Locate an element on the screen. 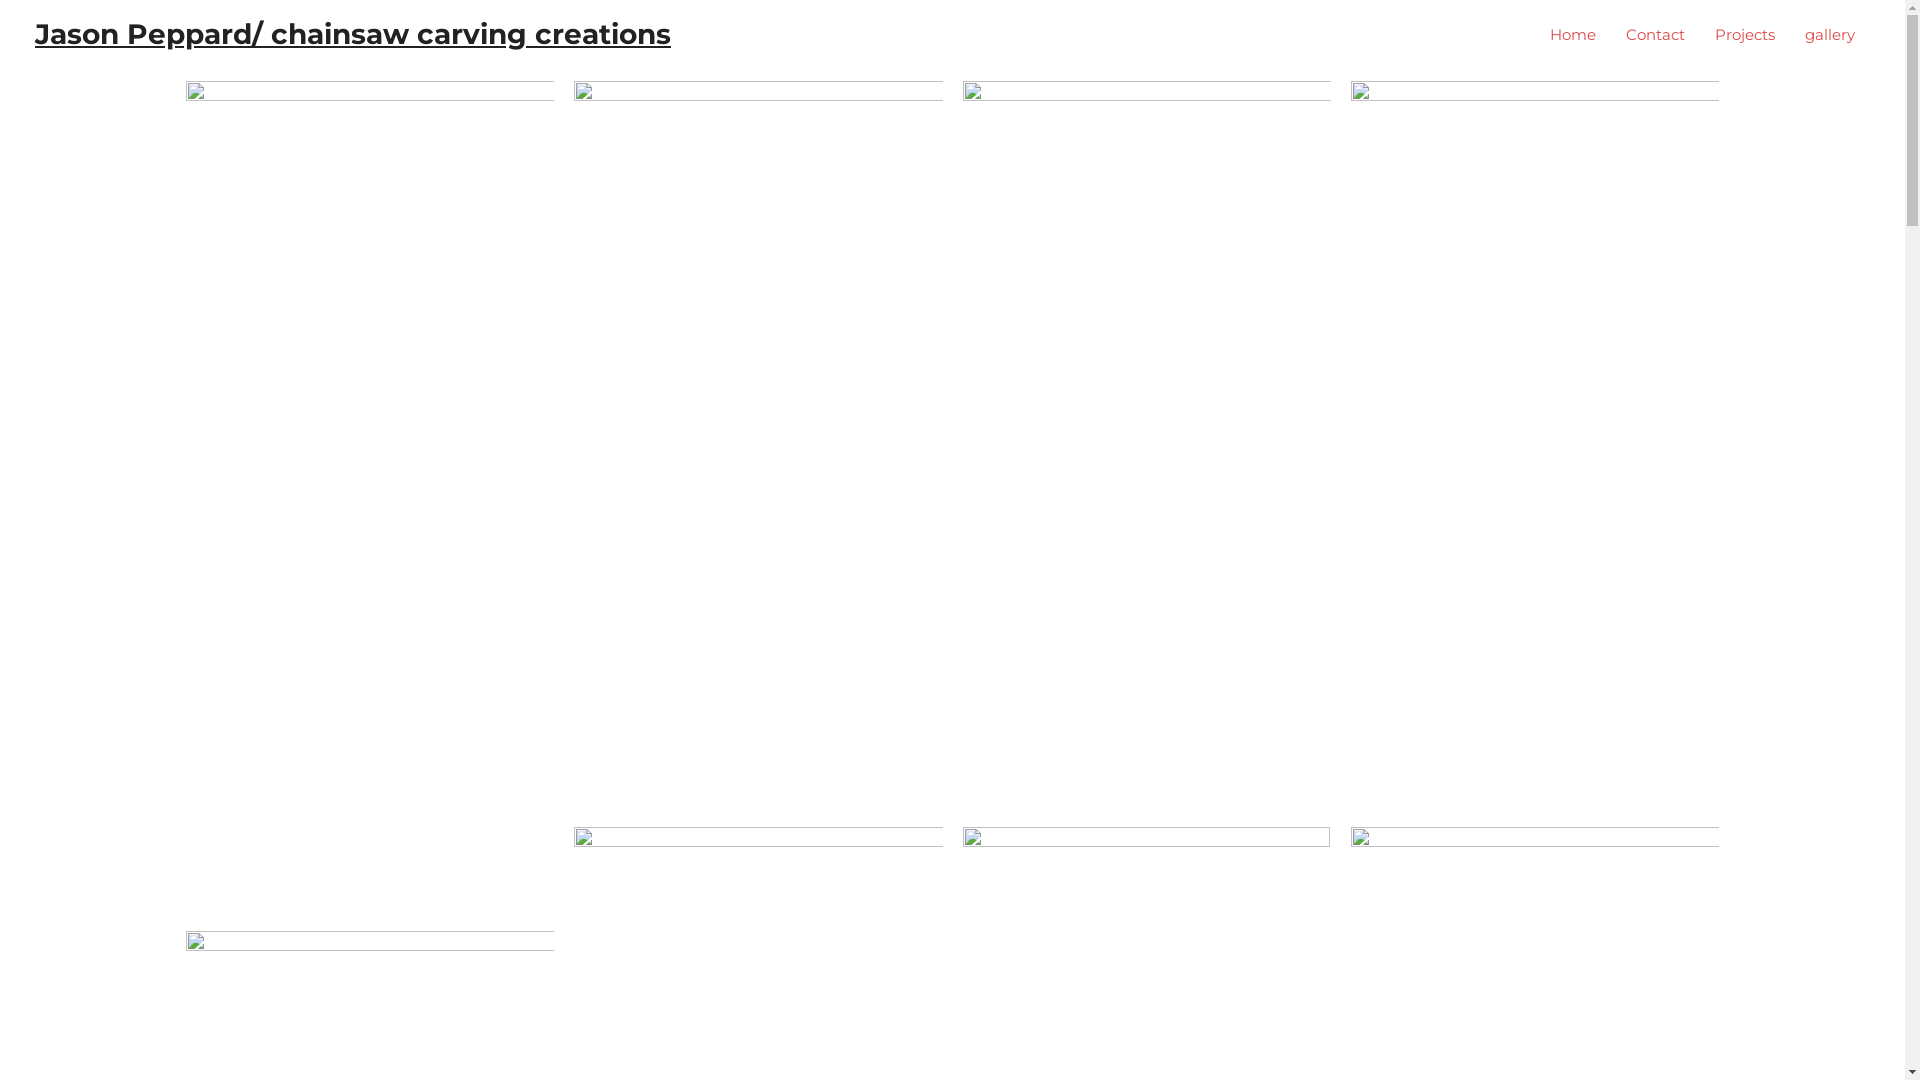  'Contact' is located at coordinates (1655, 34).